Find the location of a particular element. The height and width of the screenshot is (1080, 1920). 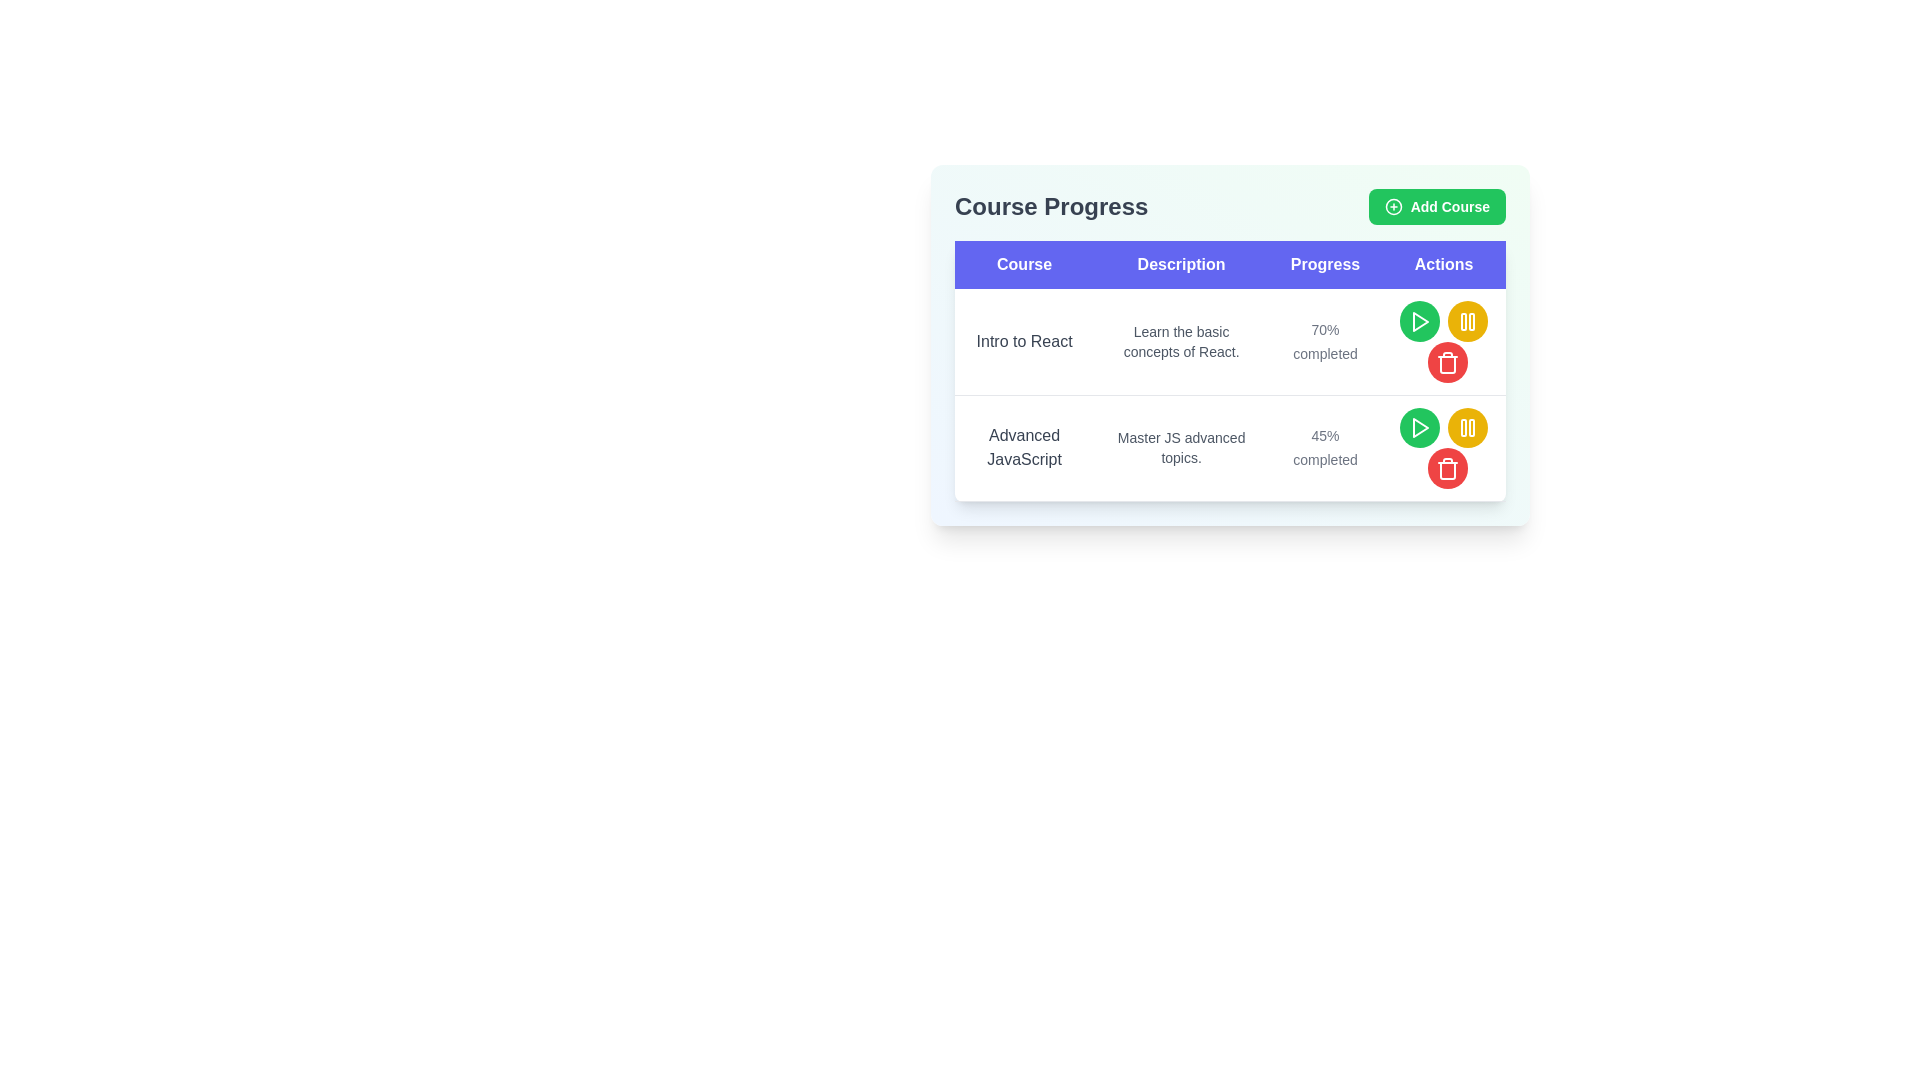

properties of the static text label displaying the course title 'Advanced JavaScript', located in the first column, second row of a table layout is located at coordinates (1024, 447).